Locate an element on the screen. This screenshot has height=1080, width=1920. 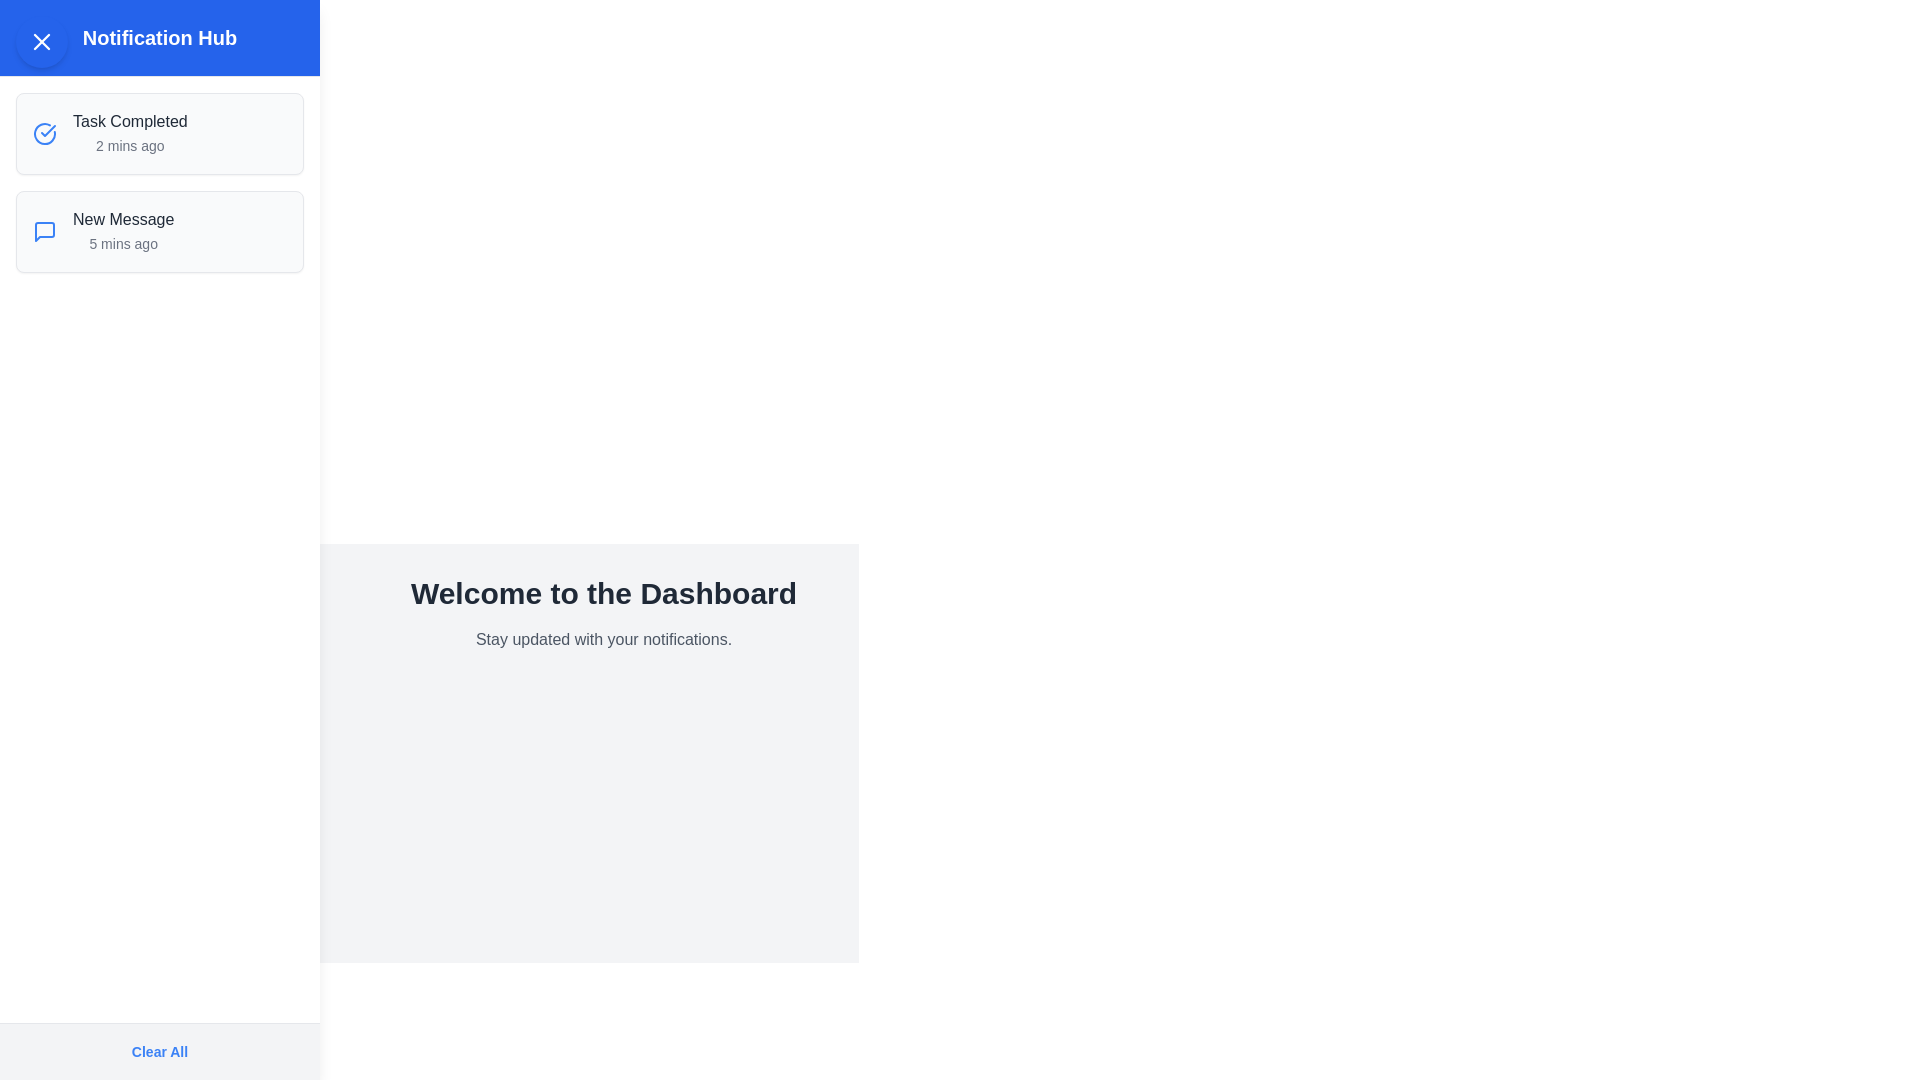
text content of the 'New Message' label located in the second notification item of the 'Notification Hub' panel is located at coordinates (122, 219).